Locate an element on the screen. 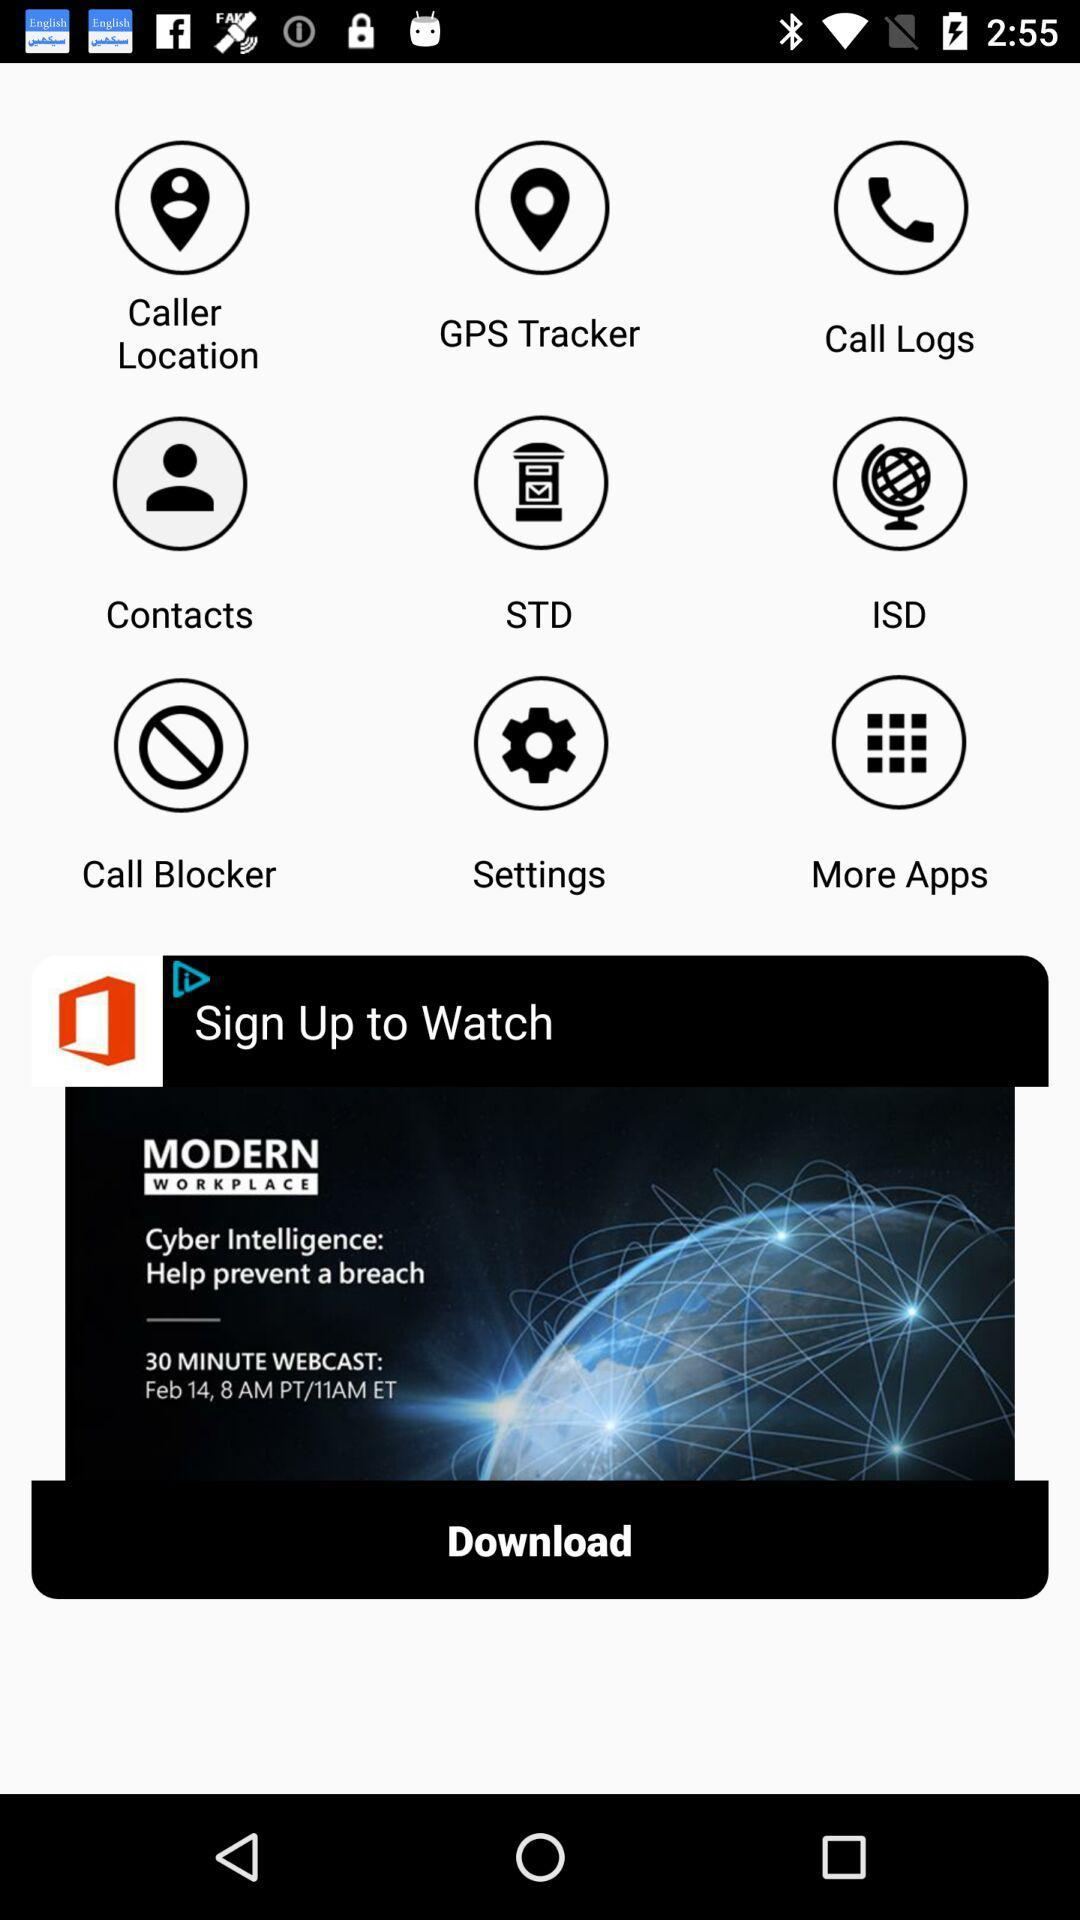  sign up to icon is located at coordinates (620, 1021).